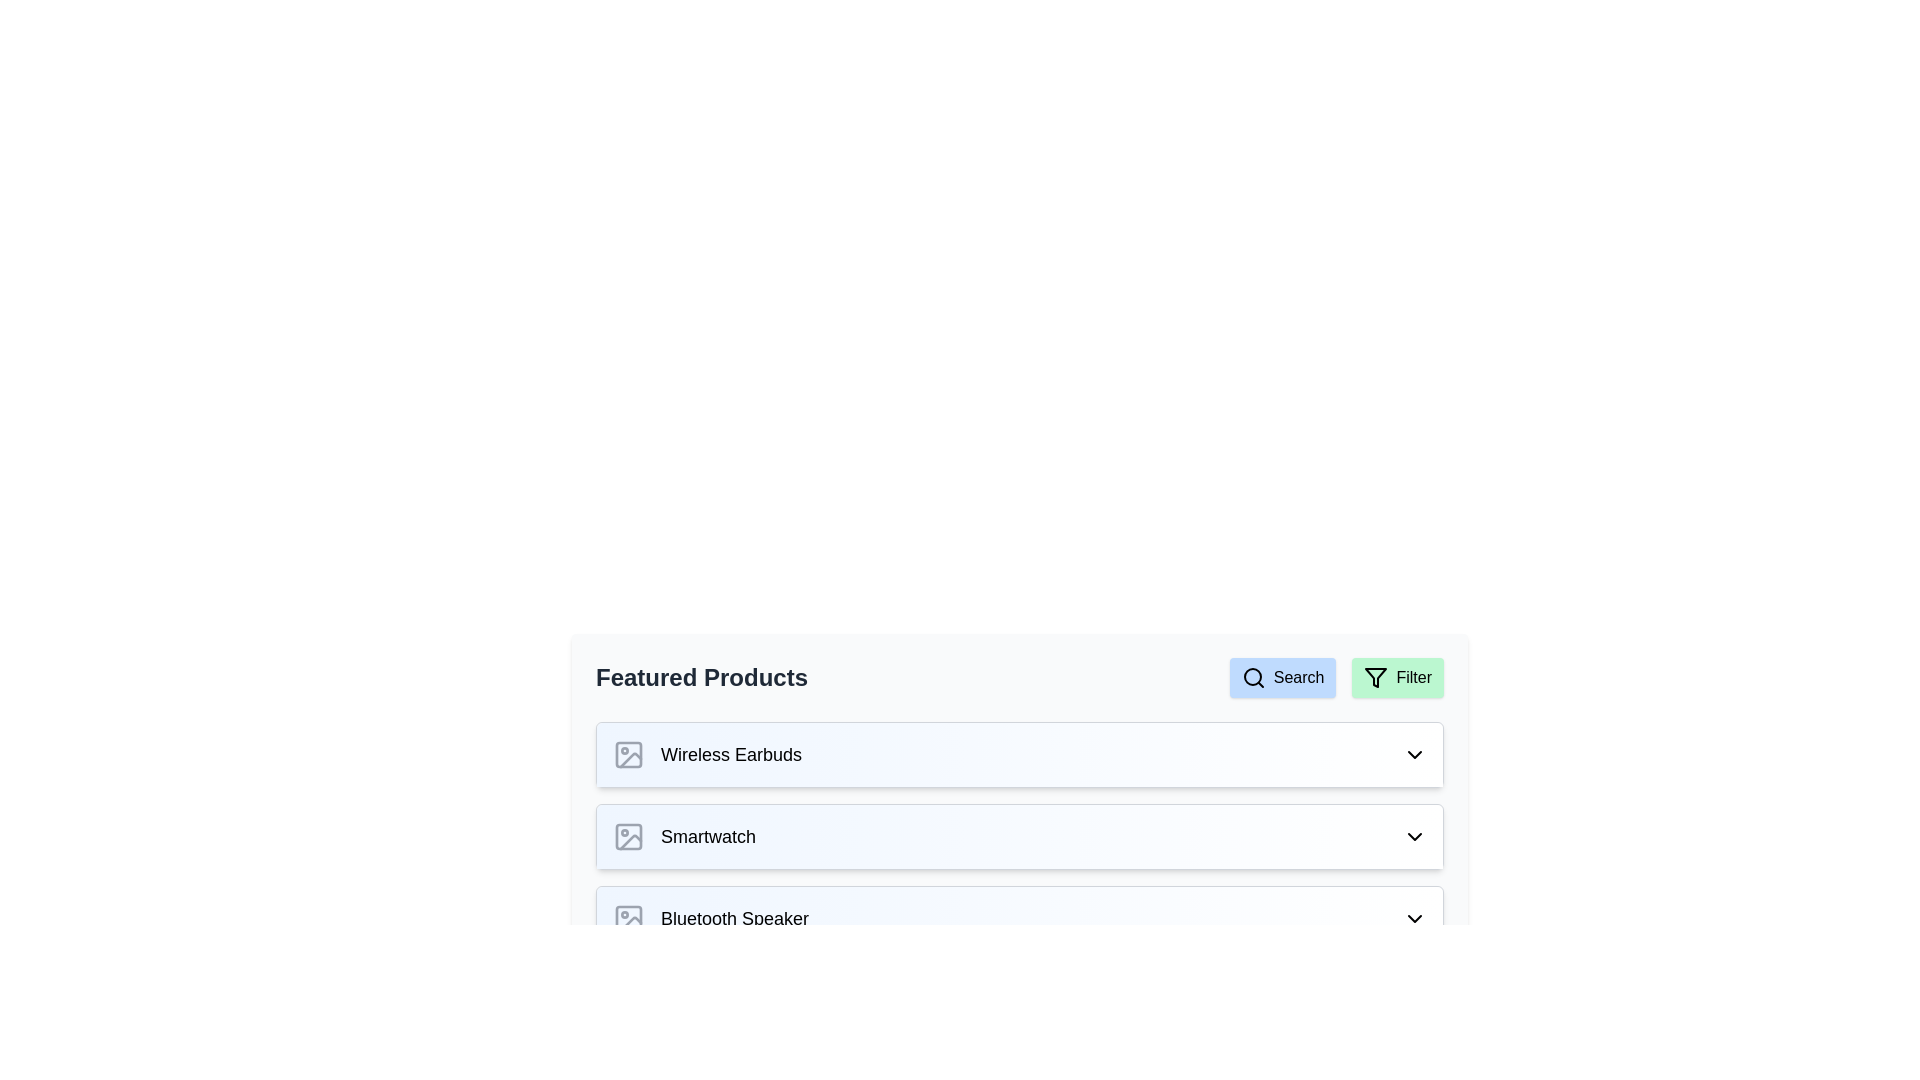  Describe the element at coordinates (627, 918) in the screenshot. I see `the rectangular icon with a gray border representing an image placeholder for the 'Bluetooth Speaker' item` at that location.